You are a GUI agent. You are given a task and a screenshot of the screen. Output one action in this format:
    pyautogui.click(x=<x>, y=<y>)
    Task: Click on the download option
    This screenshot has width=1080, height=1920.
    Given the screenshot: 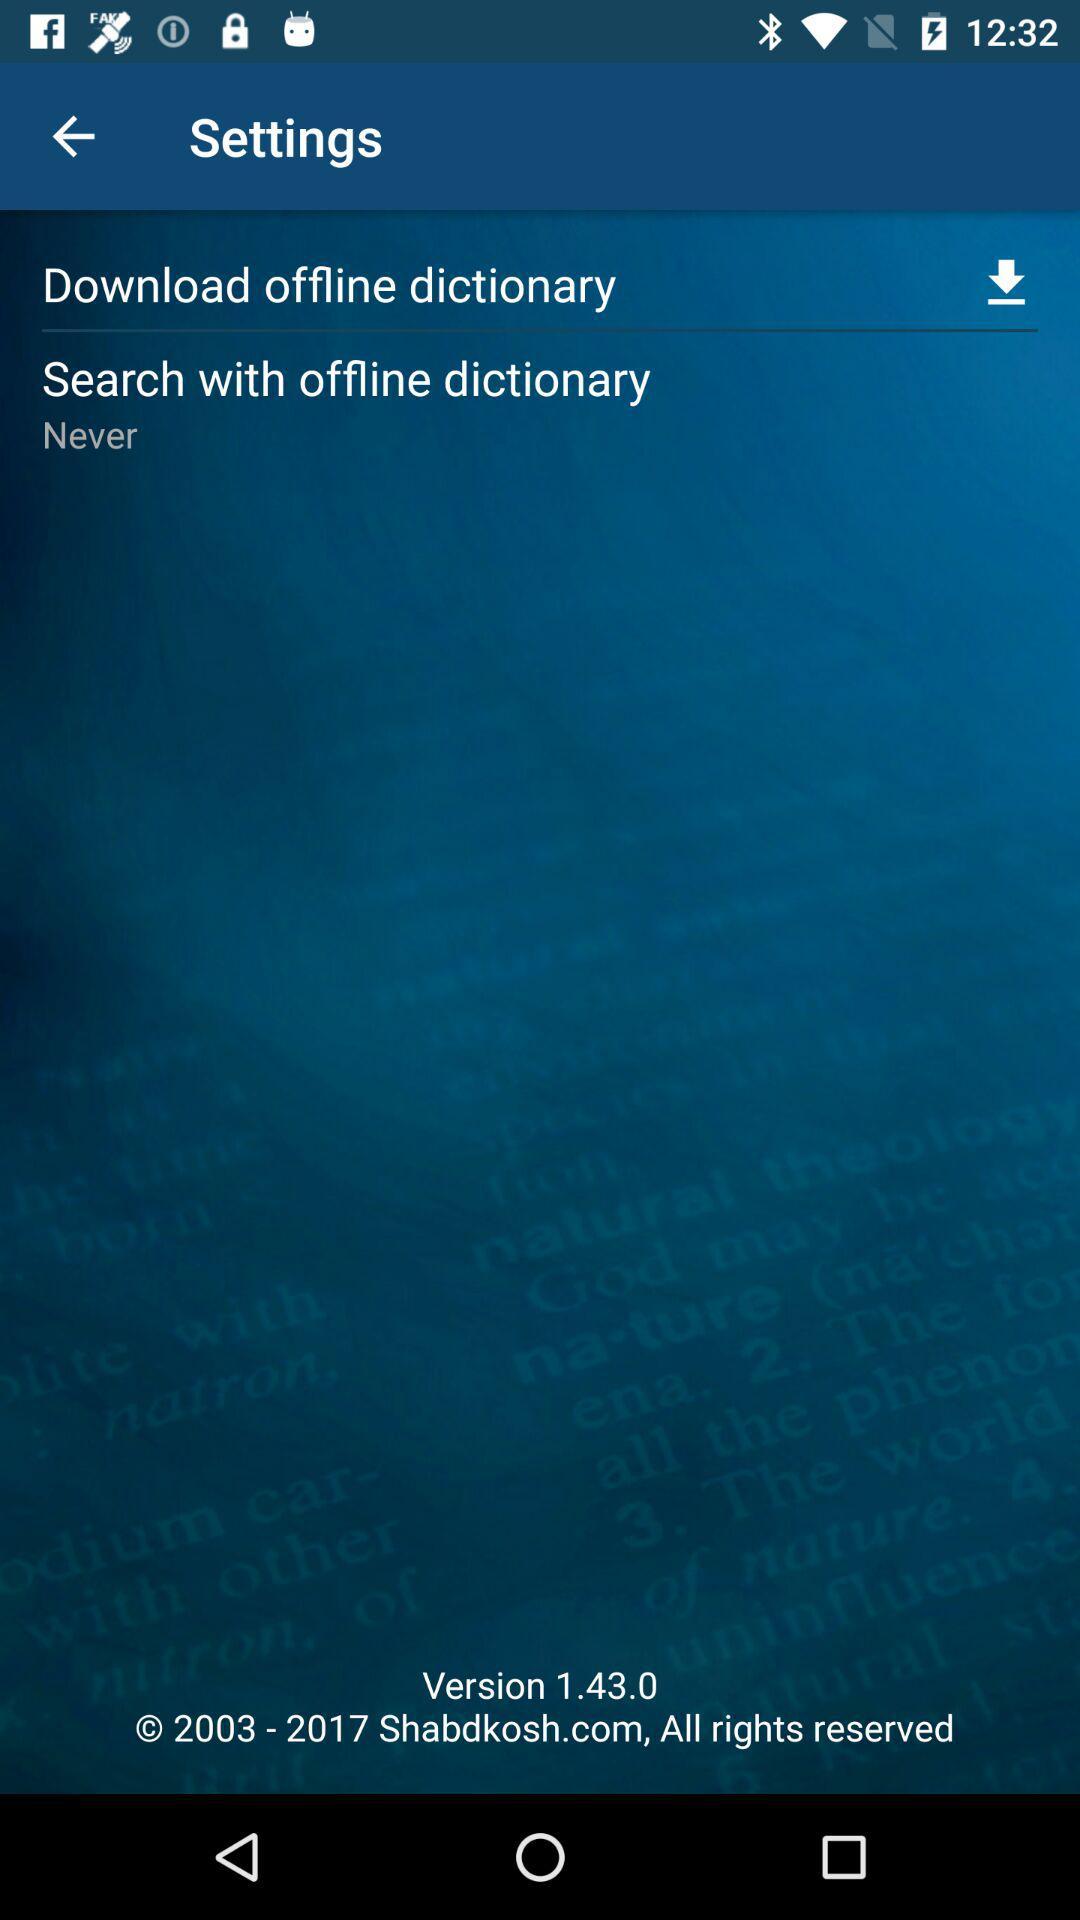 What is the action you would take?
    pyautogui.click(x=1006, y=282)
    